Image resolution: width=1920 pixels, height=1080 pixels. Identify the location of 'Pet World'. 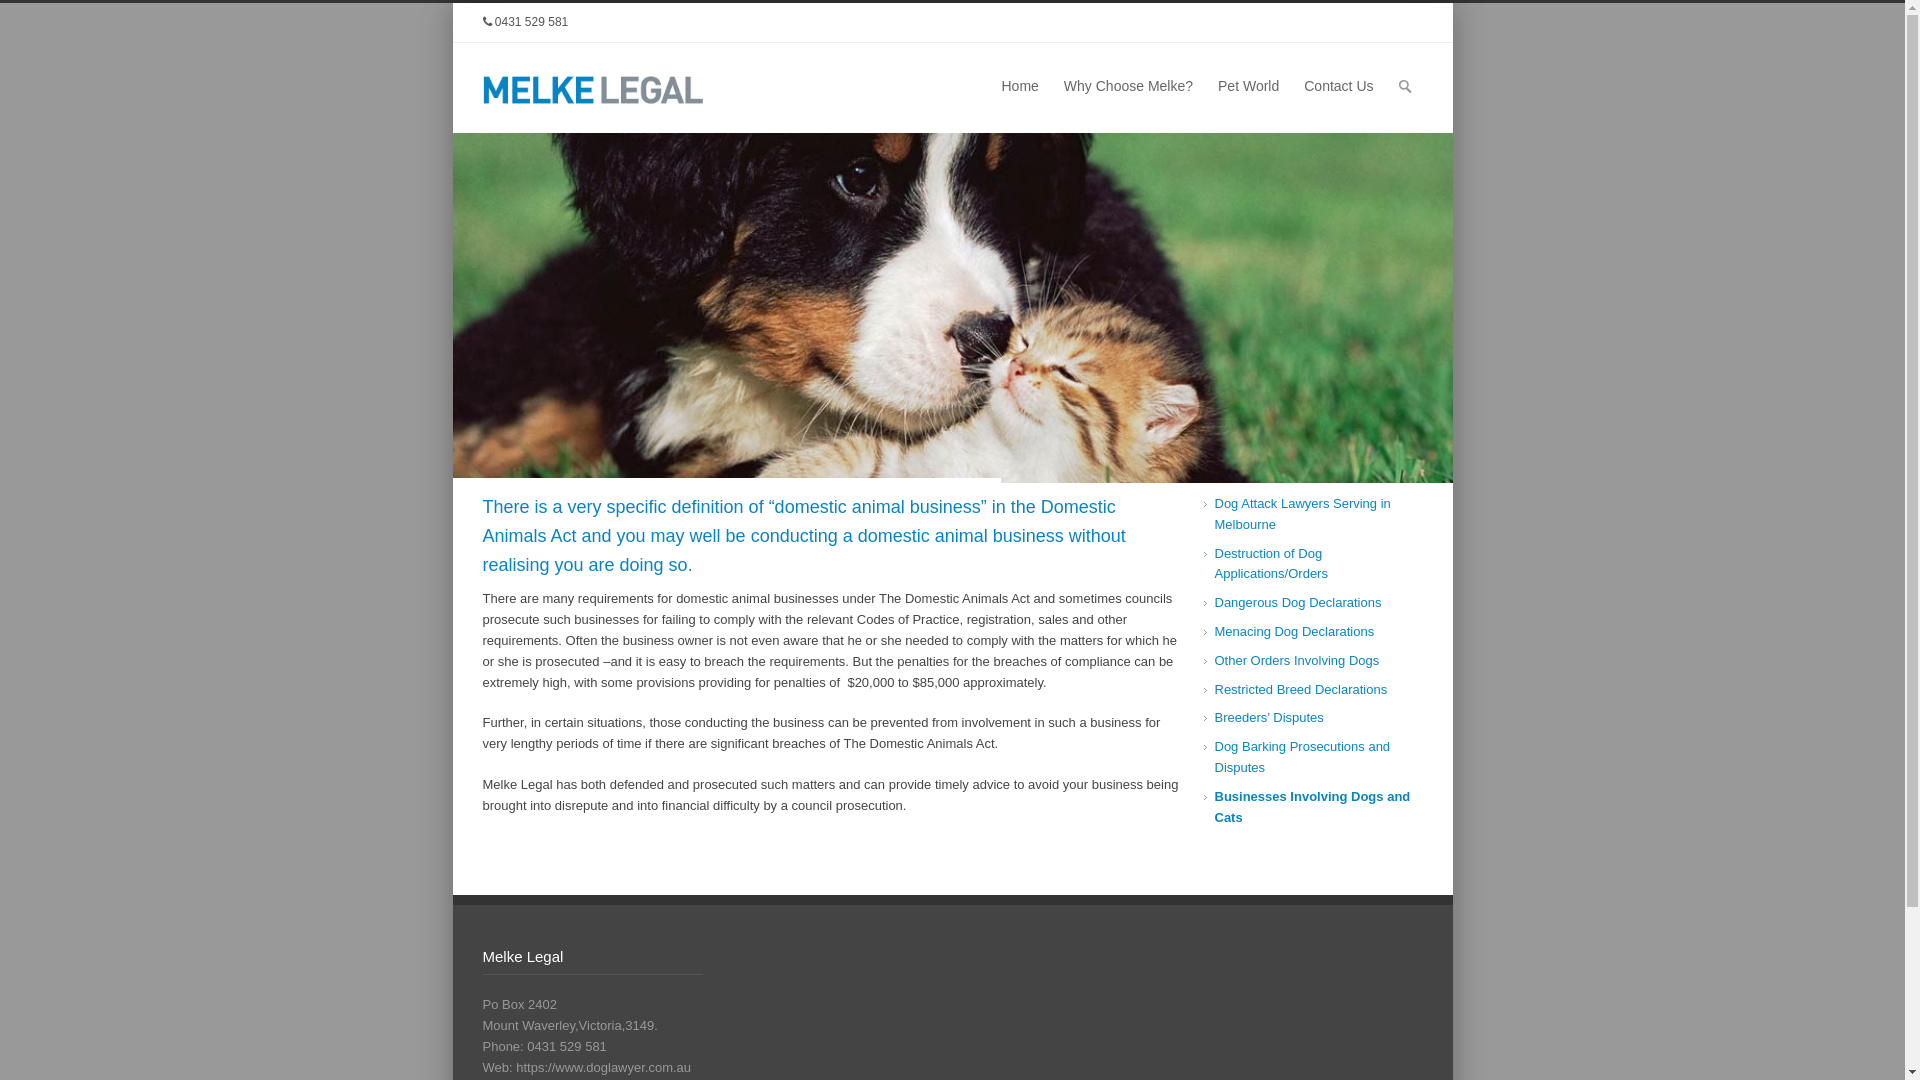
(1247, 87).